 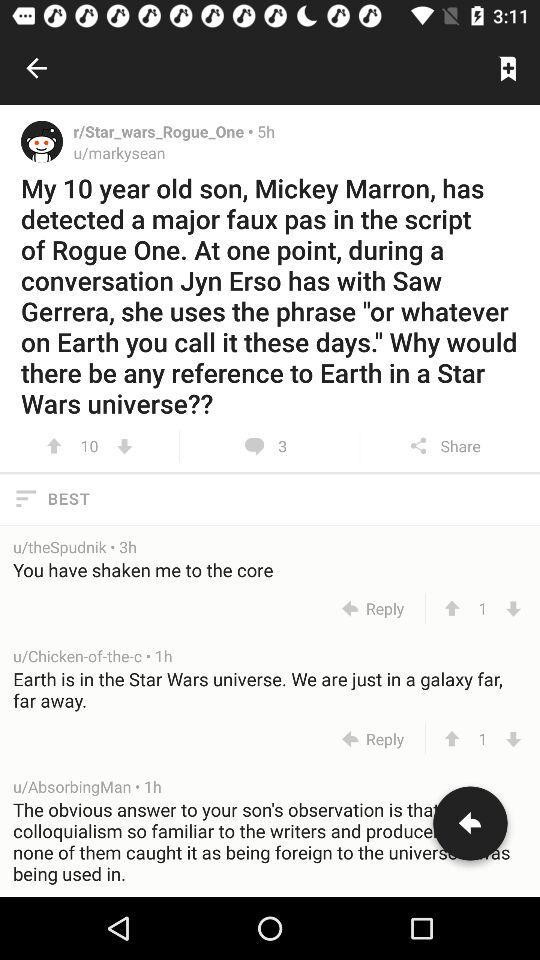 What do you see at coordinates (42, 140) in the screenshot?
I see `user 's profile` at bounding box center [42, 140].